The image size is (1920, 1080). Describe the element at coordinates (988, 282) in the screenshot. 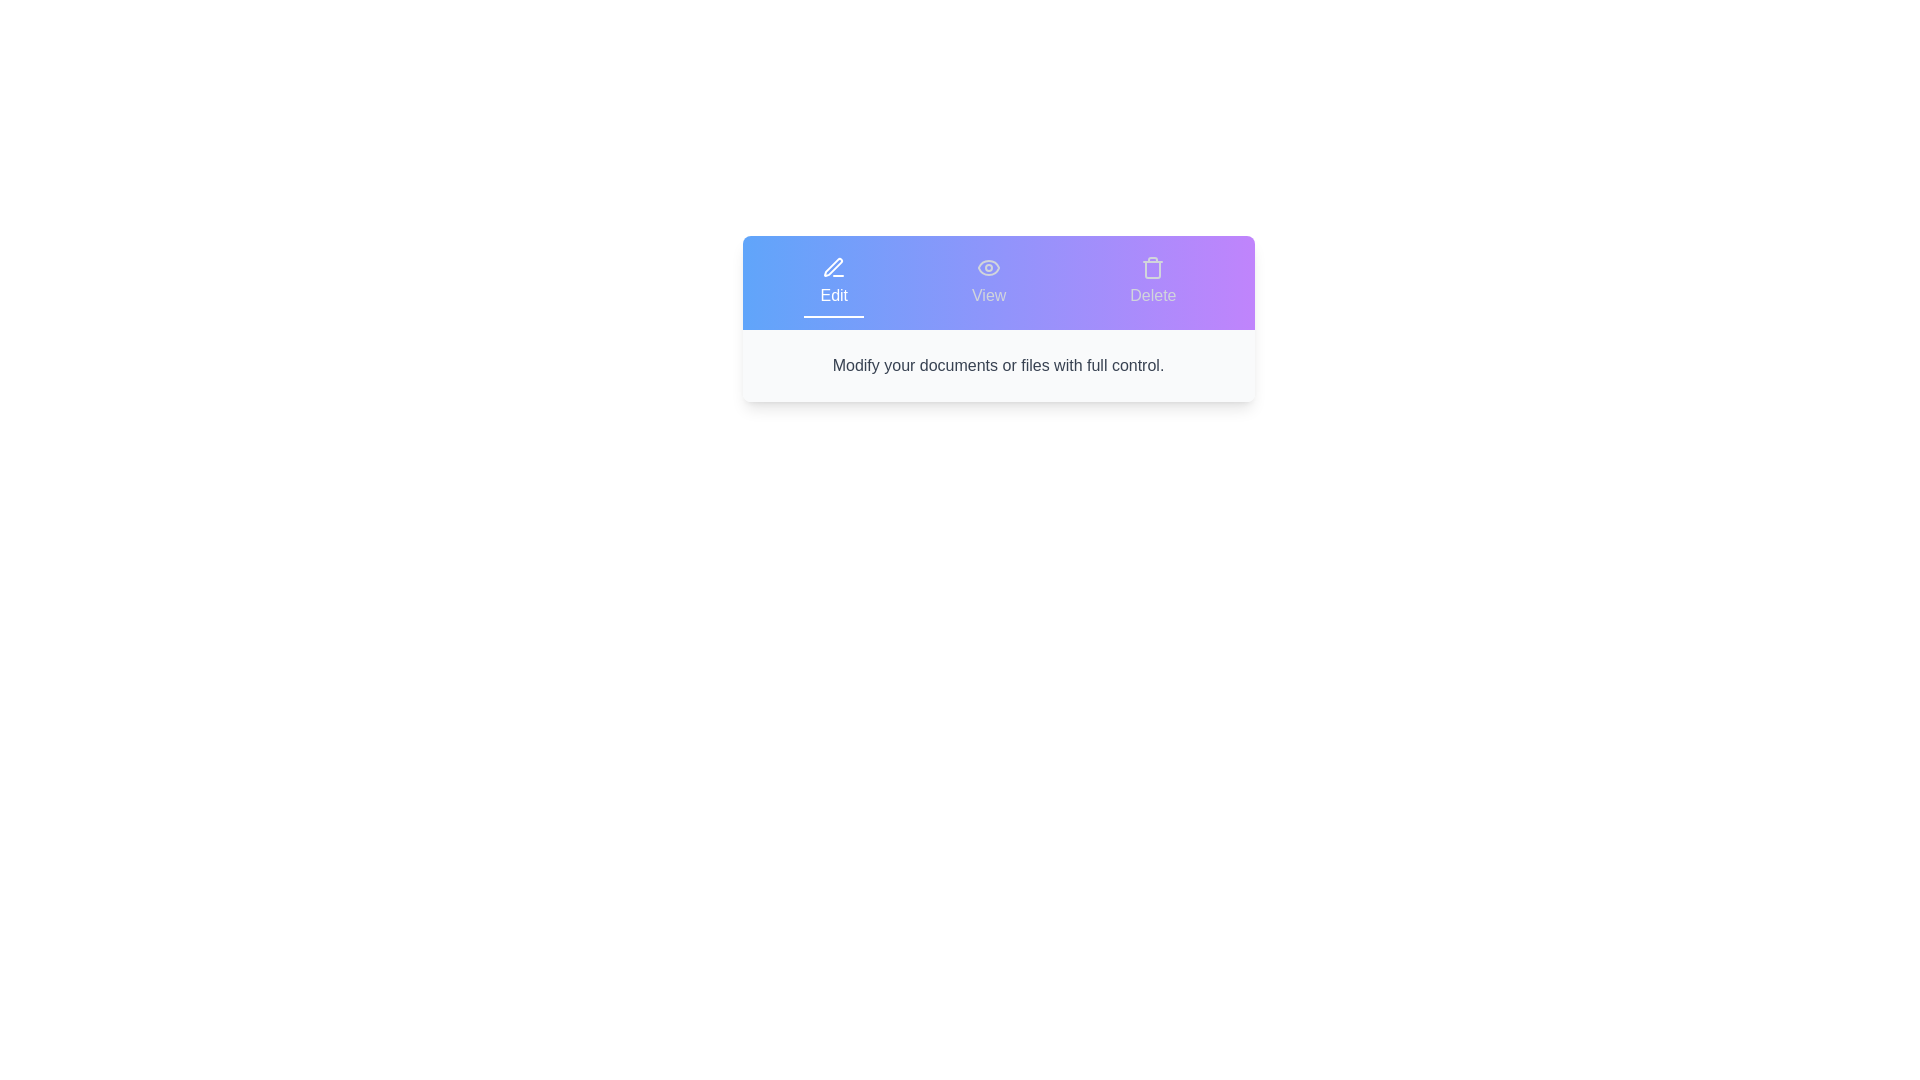

I see `the tab labeled View to view its content` at that location.